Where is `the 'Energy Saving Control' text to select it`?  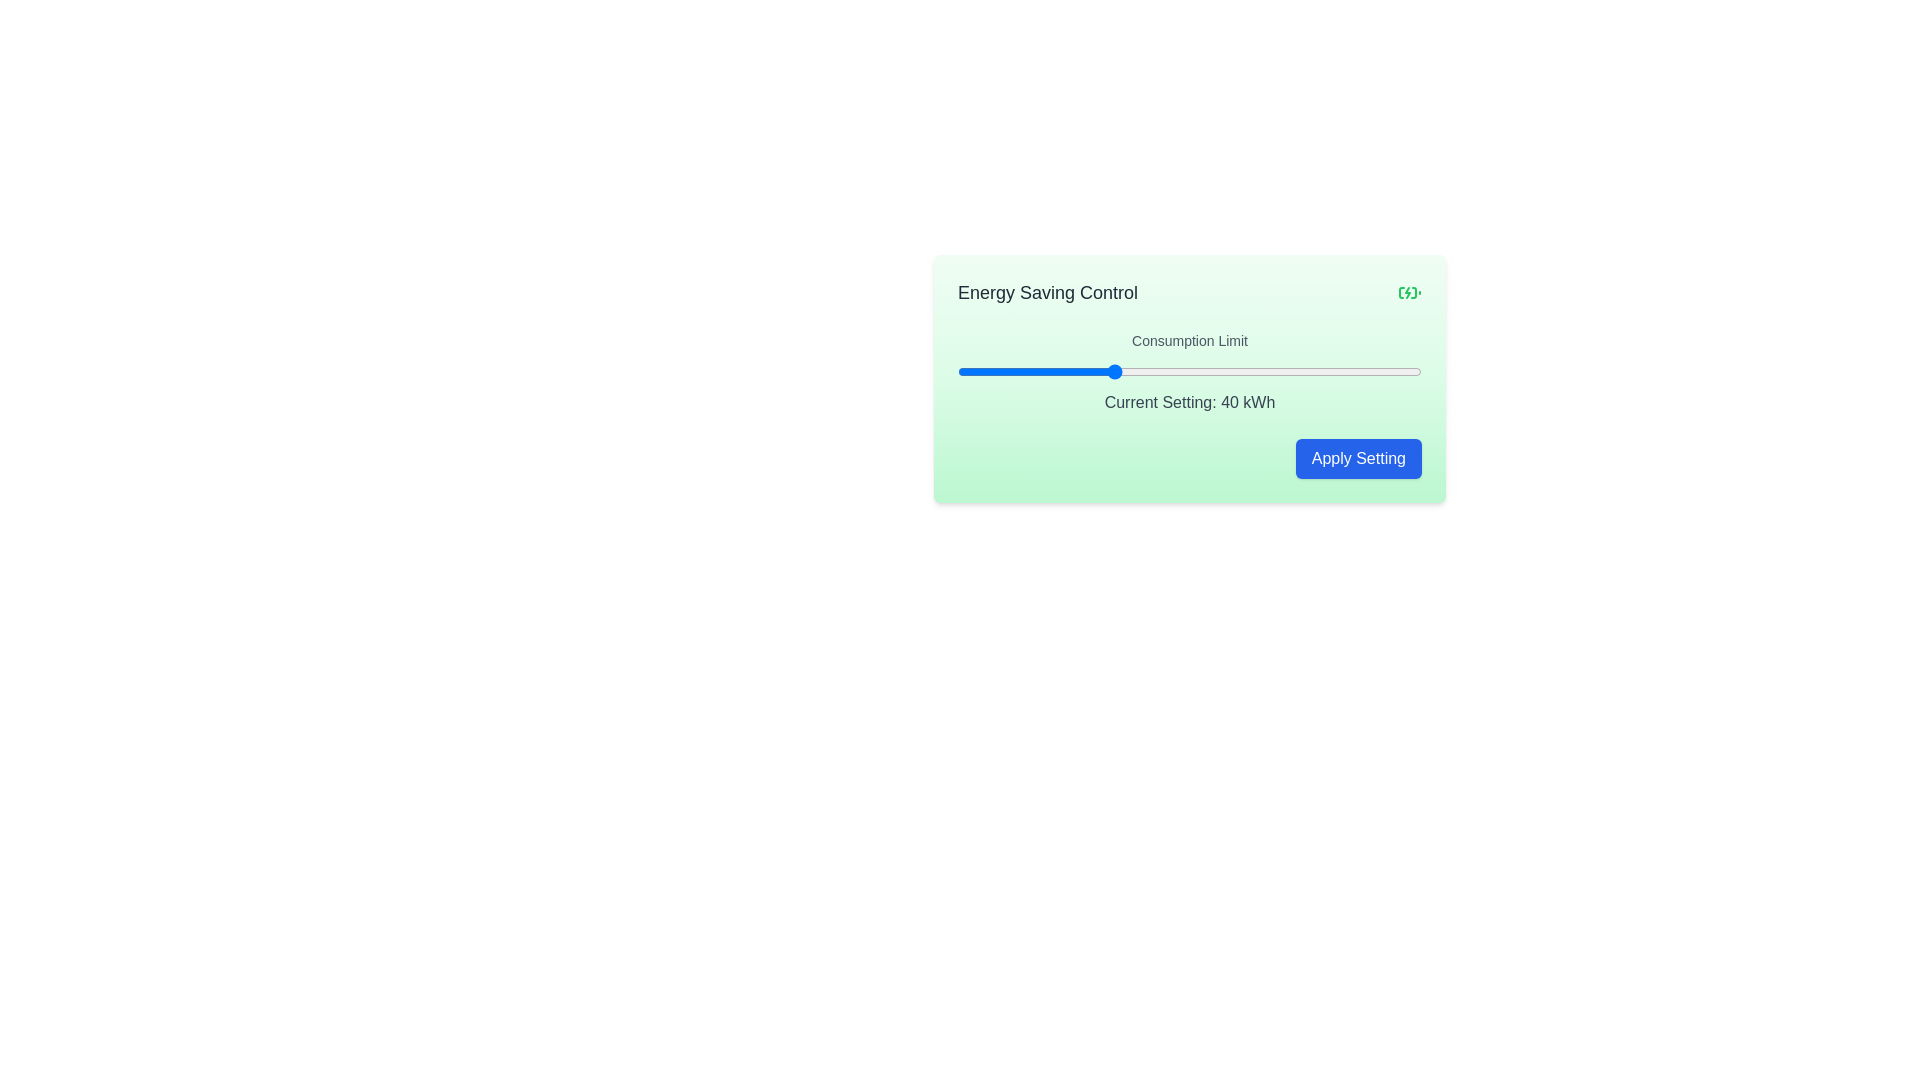 the 'Energy Saving Control' text to select it is located at coordinates (1046, 293).